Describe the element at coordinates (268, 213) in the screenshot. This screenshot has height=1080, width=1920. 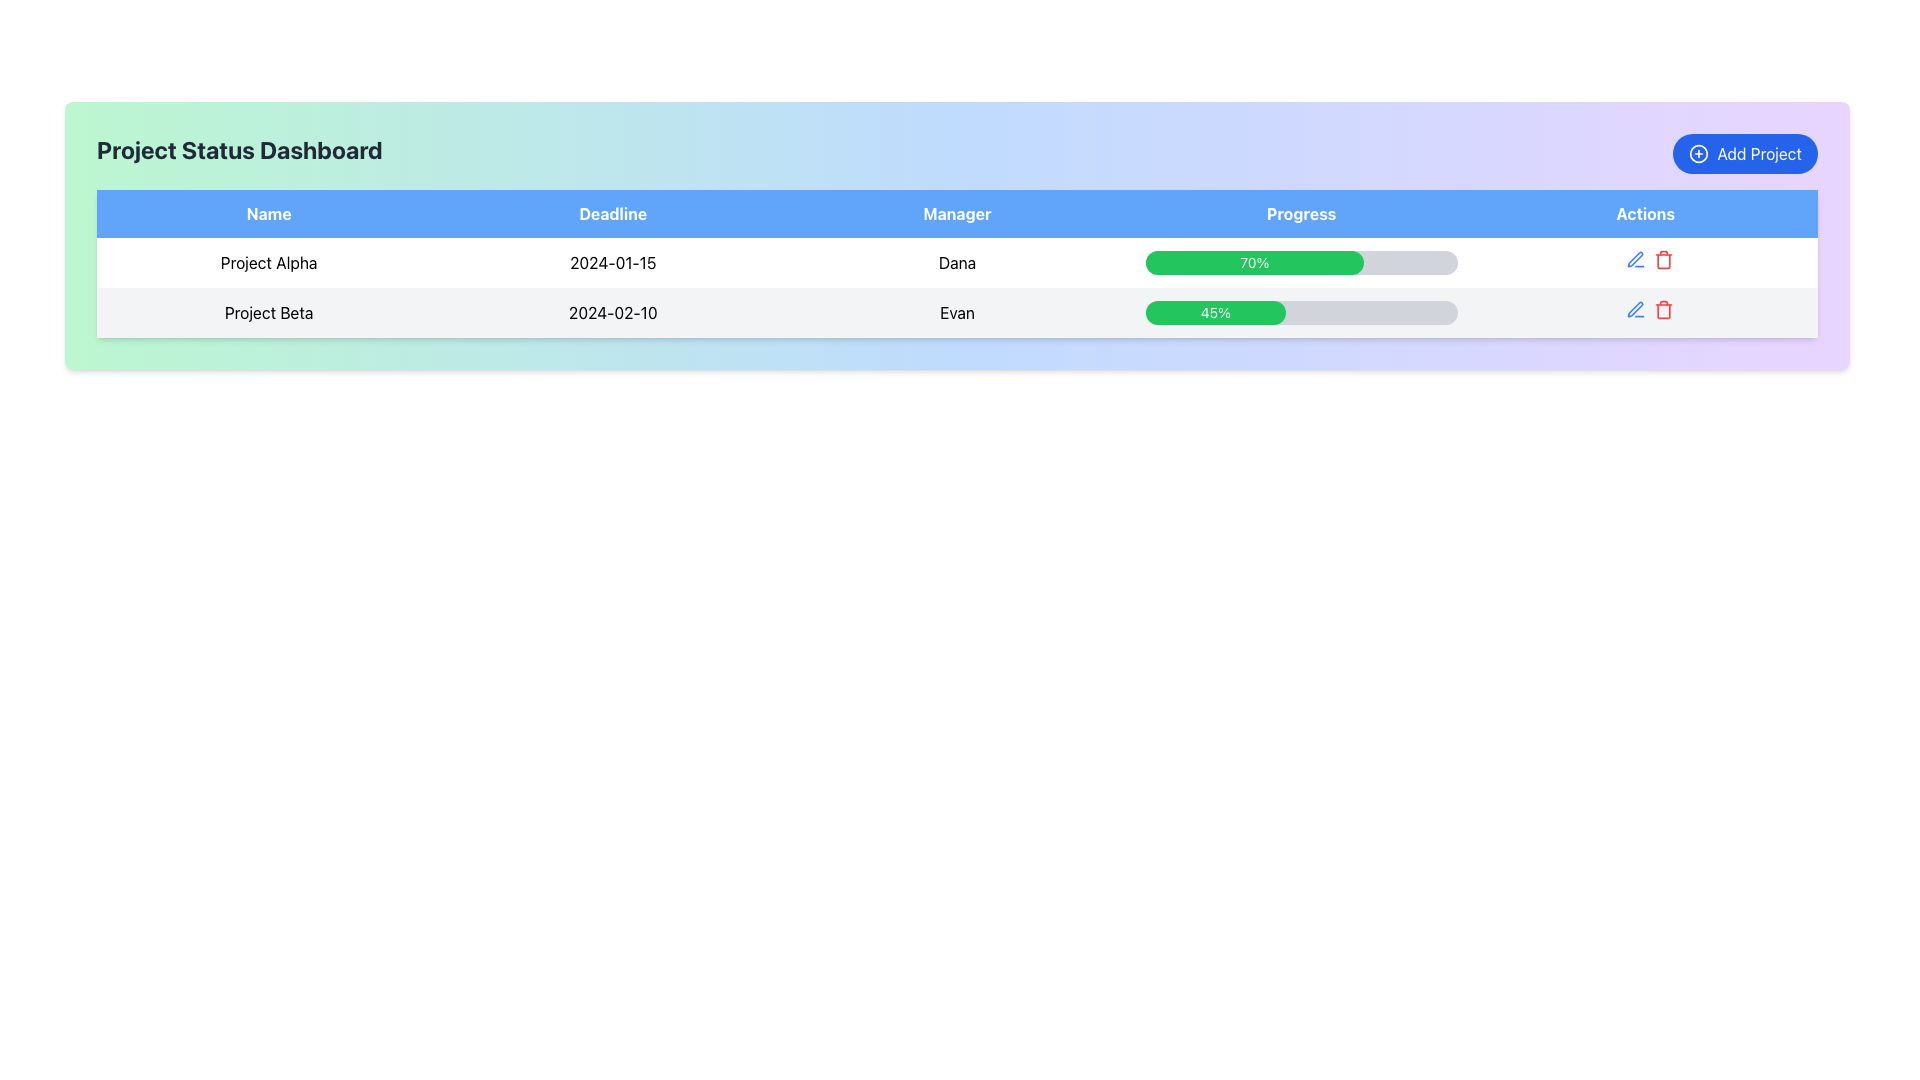
I see `the 'Name' column header cell in the table, which is the first header in a row of five, indicating the data corresponds to names` at that location.